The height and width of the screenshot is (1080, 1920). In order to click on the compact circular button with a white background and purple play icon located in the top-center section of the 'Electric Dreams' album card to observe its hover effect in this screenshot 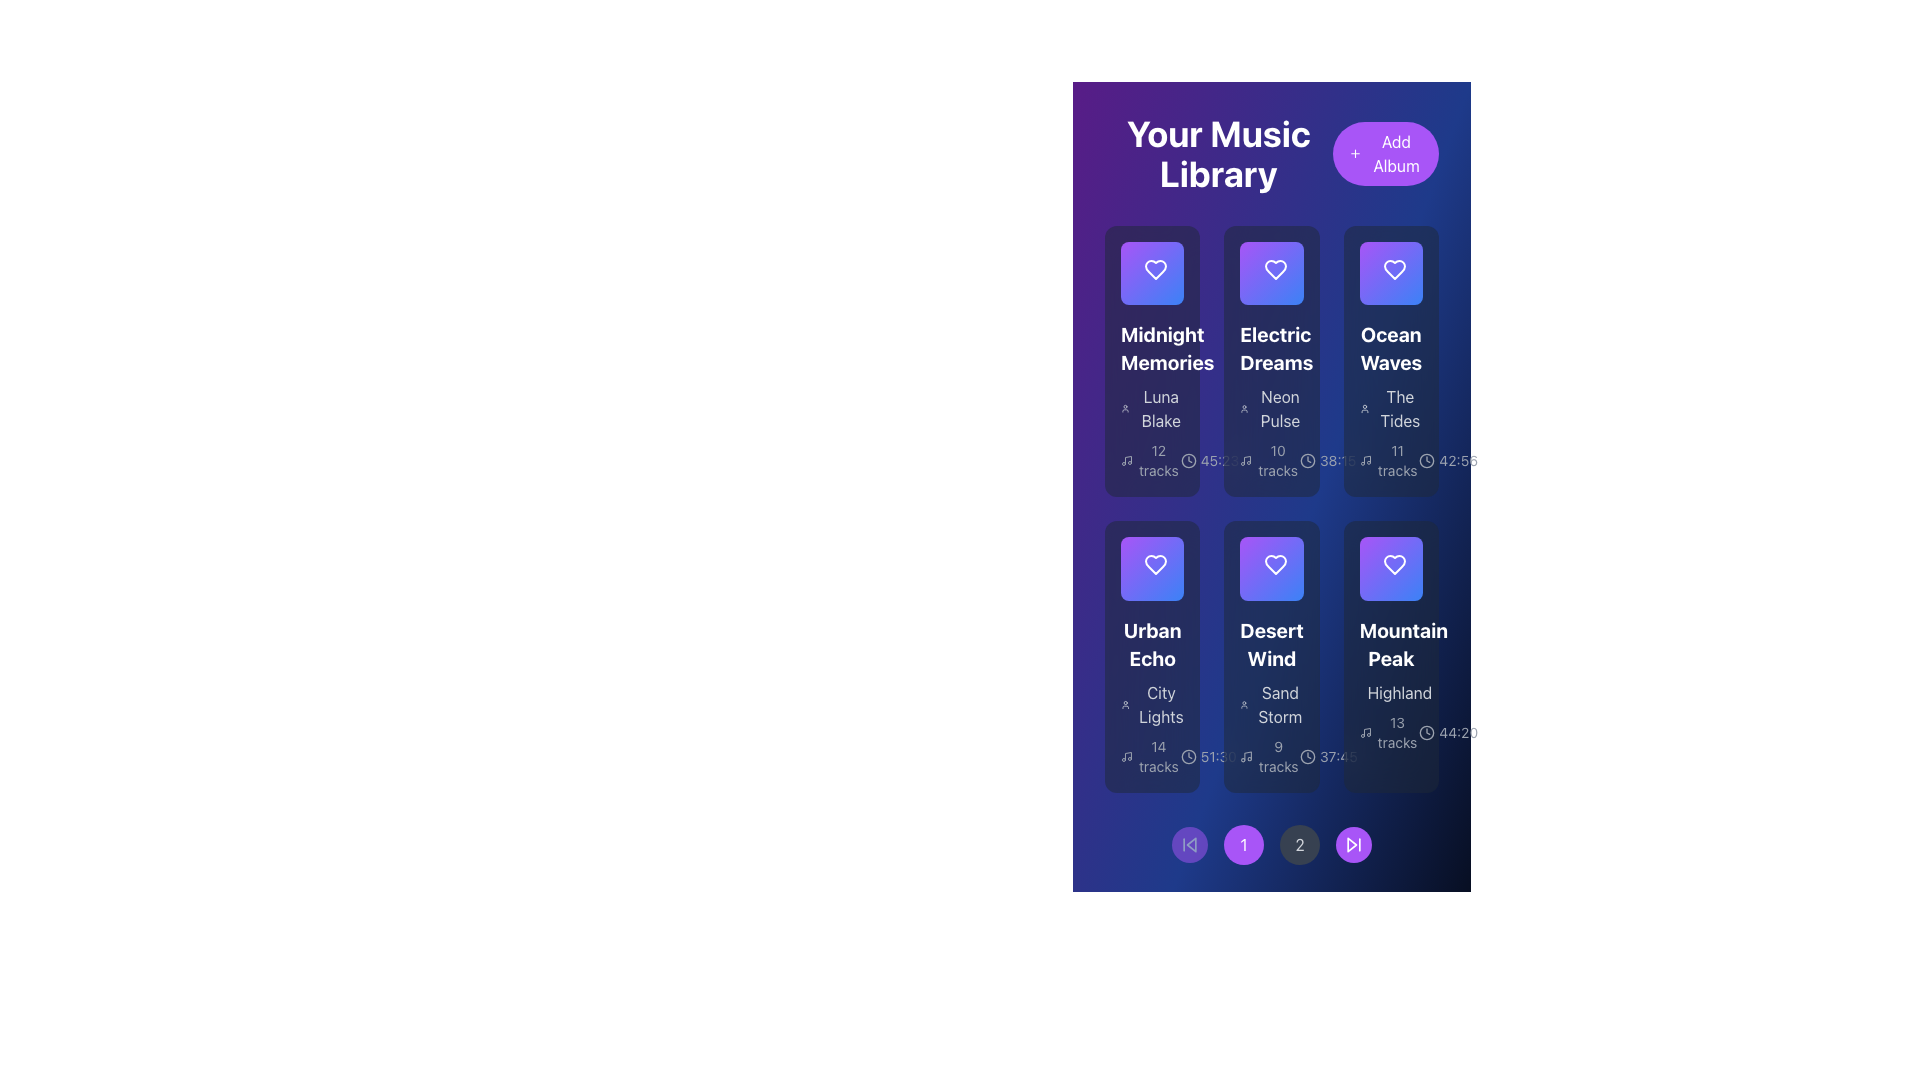, I will do `click(1271, 273)`.